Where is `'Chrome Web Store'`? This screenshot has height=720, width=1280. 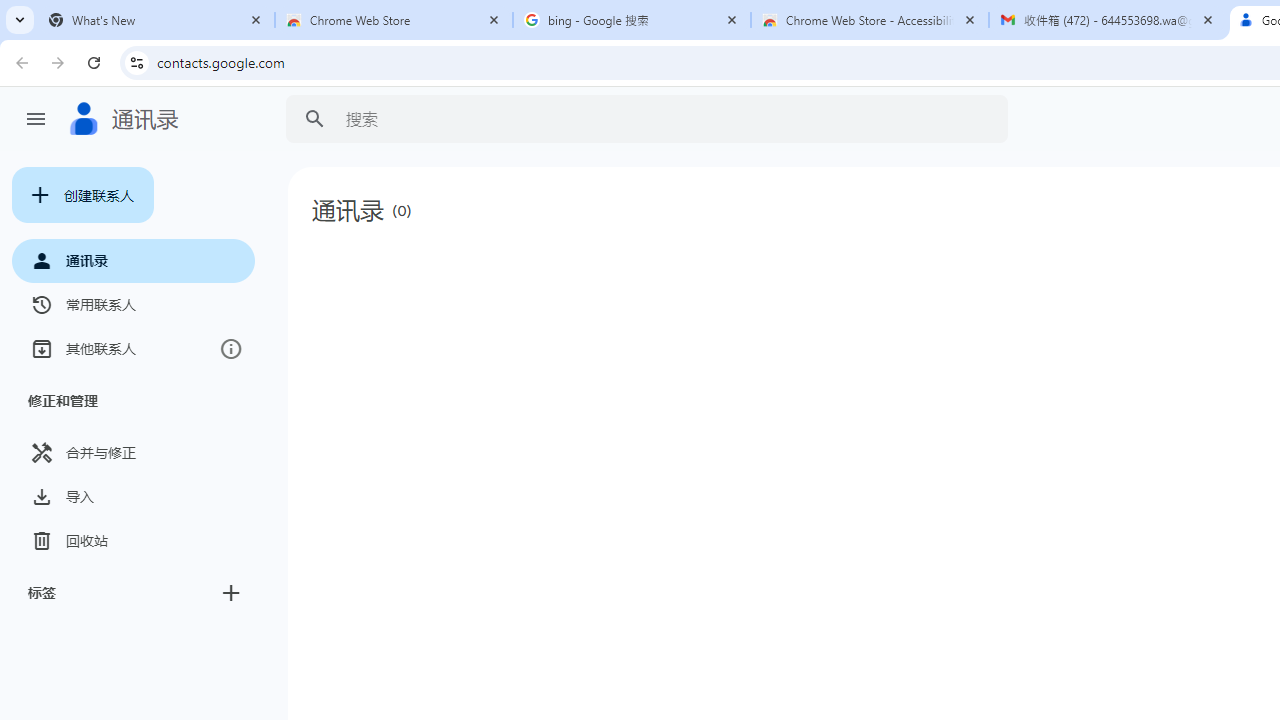
'Chrome Web Store' is located at coordinates (394, 20).